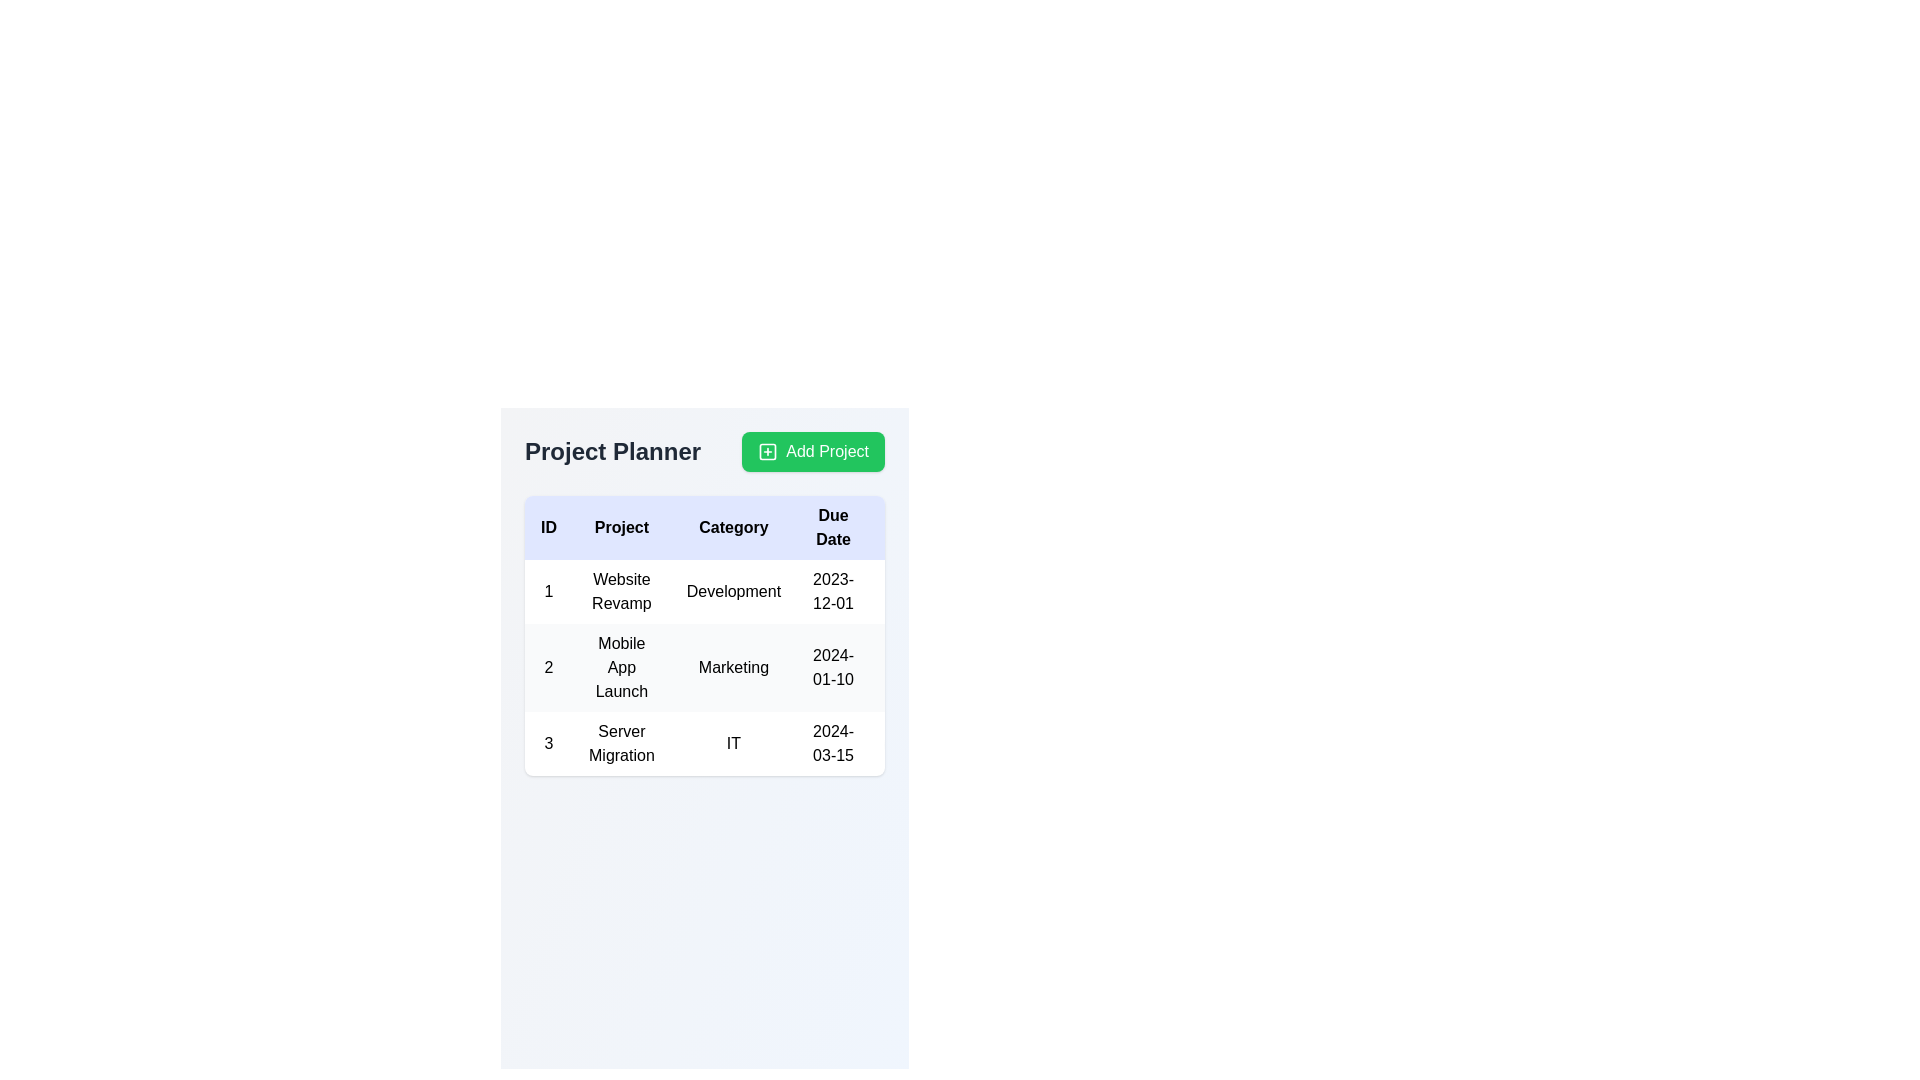 The width and height of the screenshot is (1920, 1080). I want to click on the decorative SVG graphical element that enhances the visual representation of the 'Add Project' button, located at the top-right corner of the interface, above the table, so click(767, 451).